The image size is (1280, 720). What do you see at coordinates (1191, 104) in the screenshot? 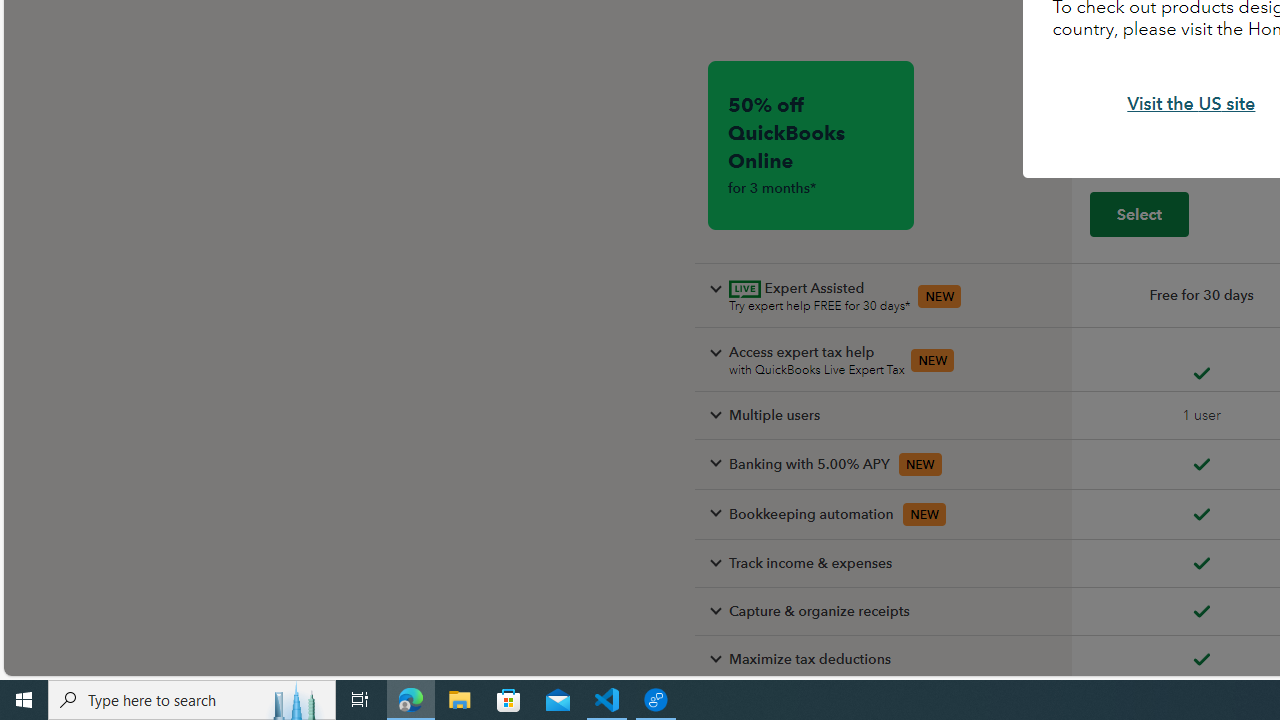
I see `'Visit the US site'` at bounding box center [1191, 104].